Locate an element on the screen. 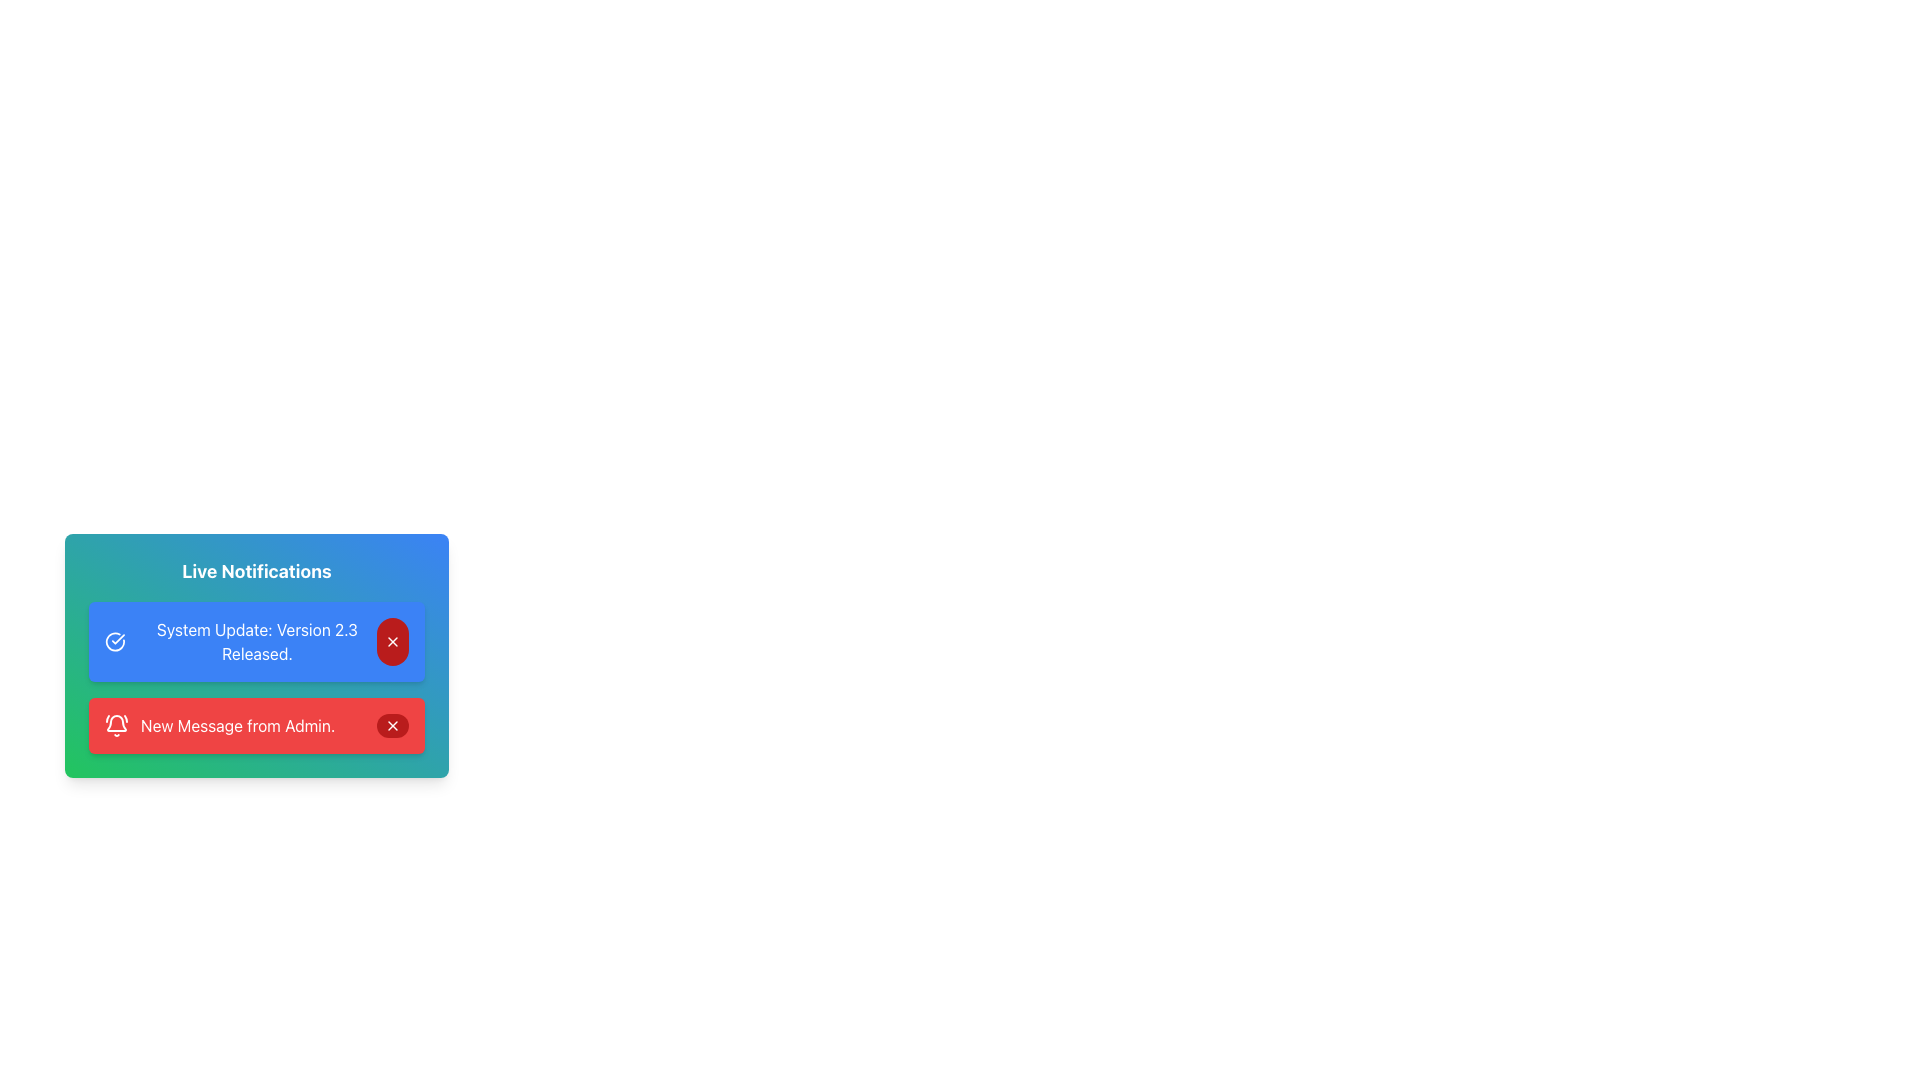 The image size is (1920, 1080). the notification icon indicating a checkmark within the 'System Update: Version 2.3 Released.' notification, located near the top-left of the notification panel is located at coordinates (114, 641).